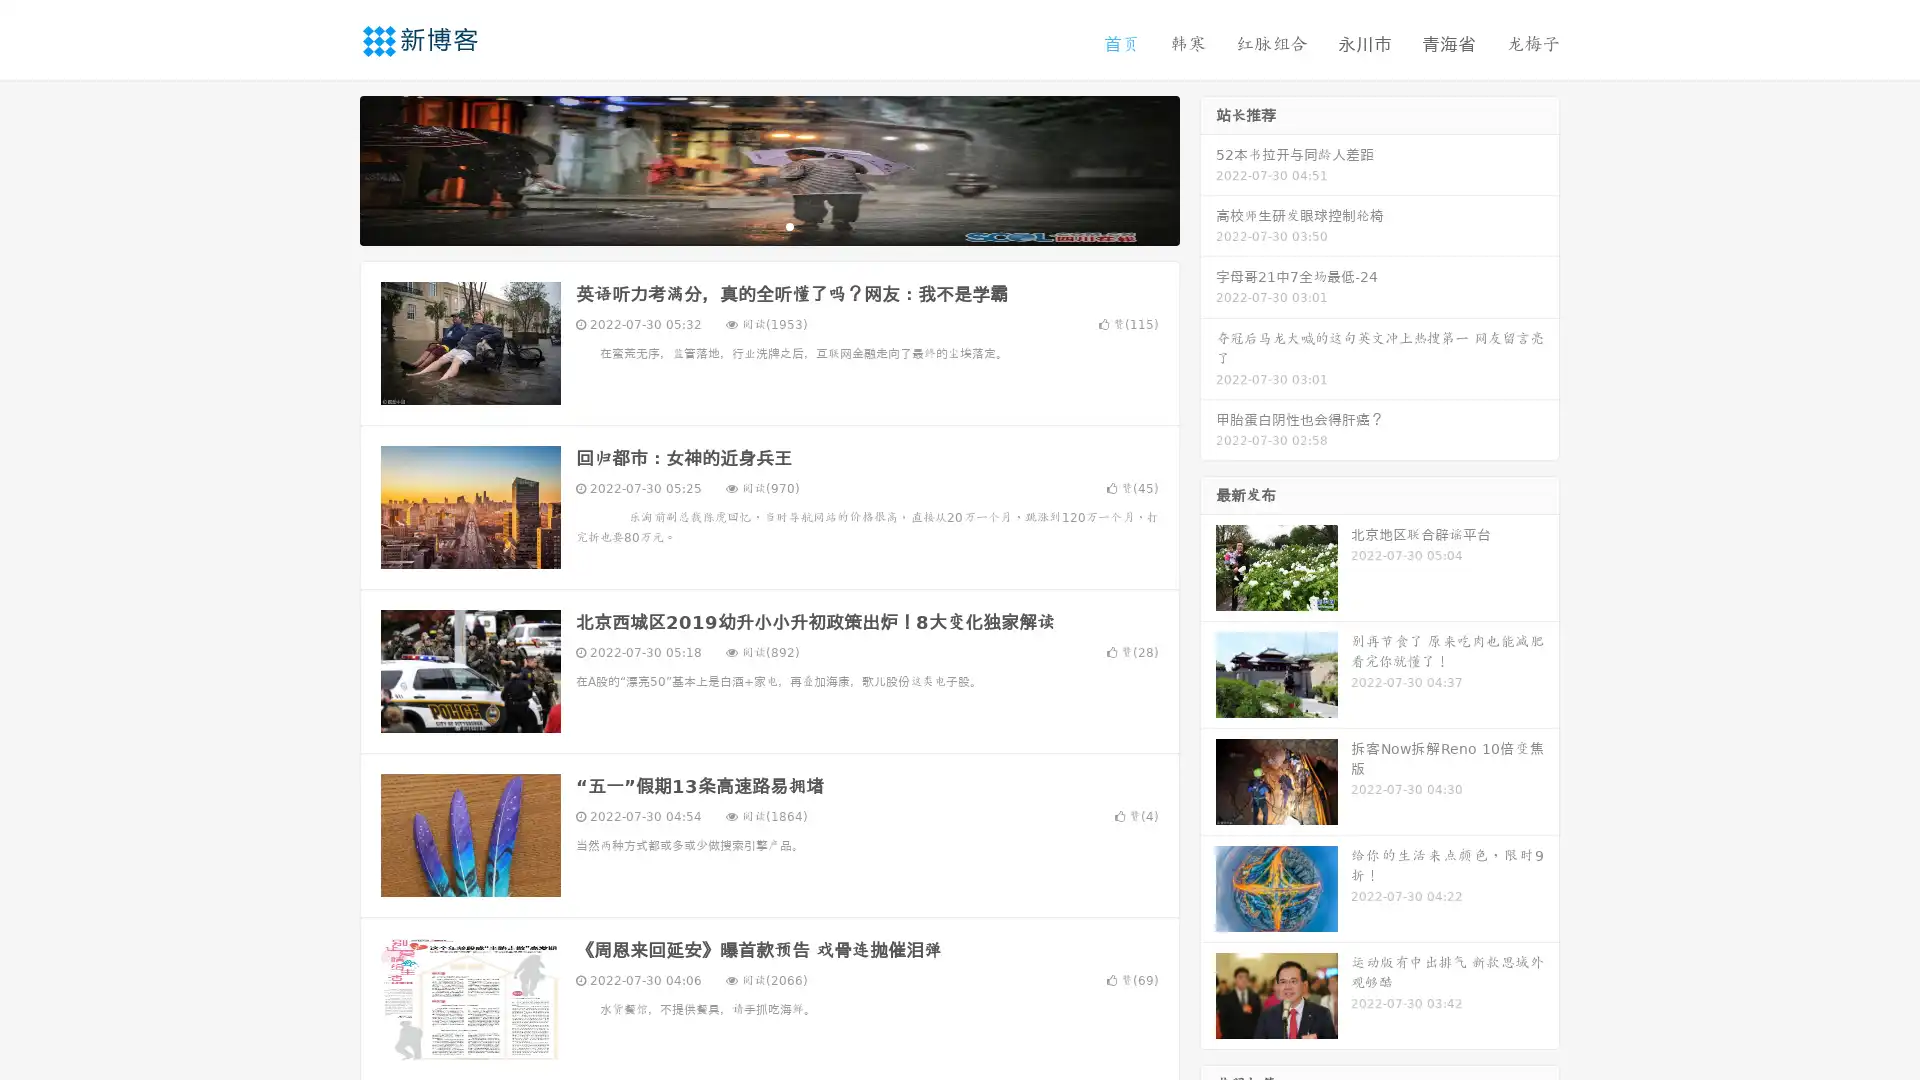  What do you see at coordinates (330, 168) in the screenshot?
I see `Previous slide` at bounding box center [330, 168].